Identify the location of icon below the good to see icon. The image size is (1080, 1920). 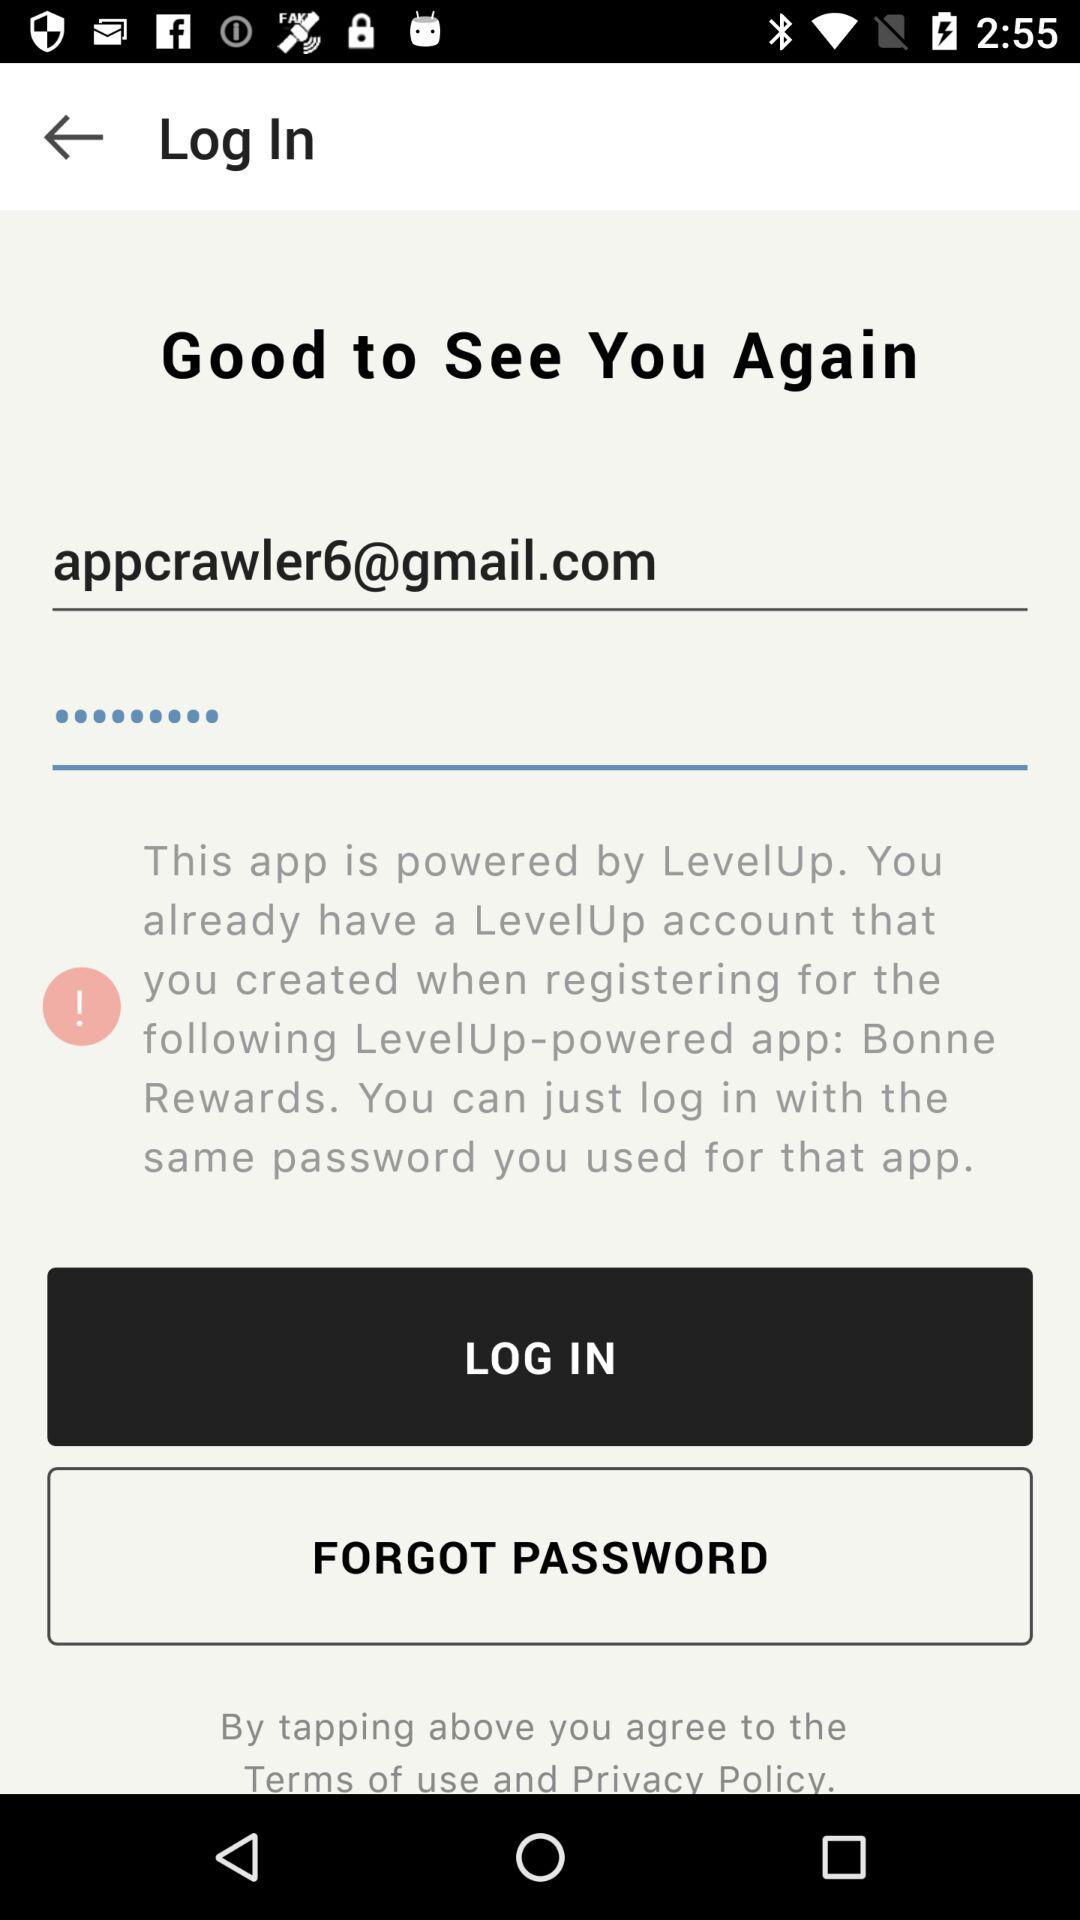
(540, 562).